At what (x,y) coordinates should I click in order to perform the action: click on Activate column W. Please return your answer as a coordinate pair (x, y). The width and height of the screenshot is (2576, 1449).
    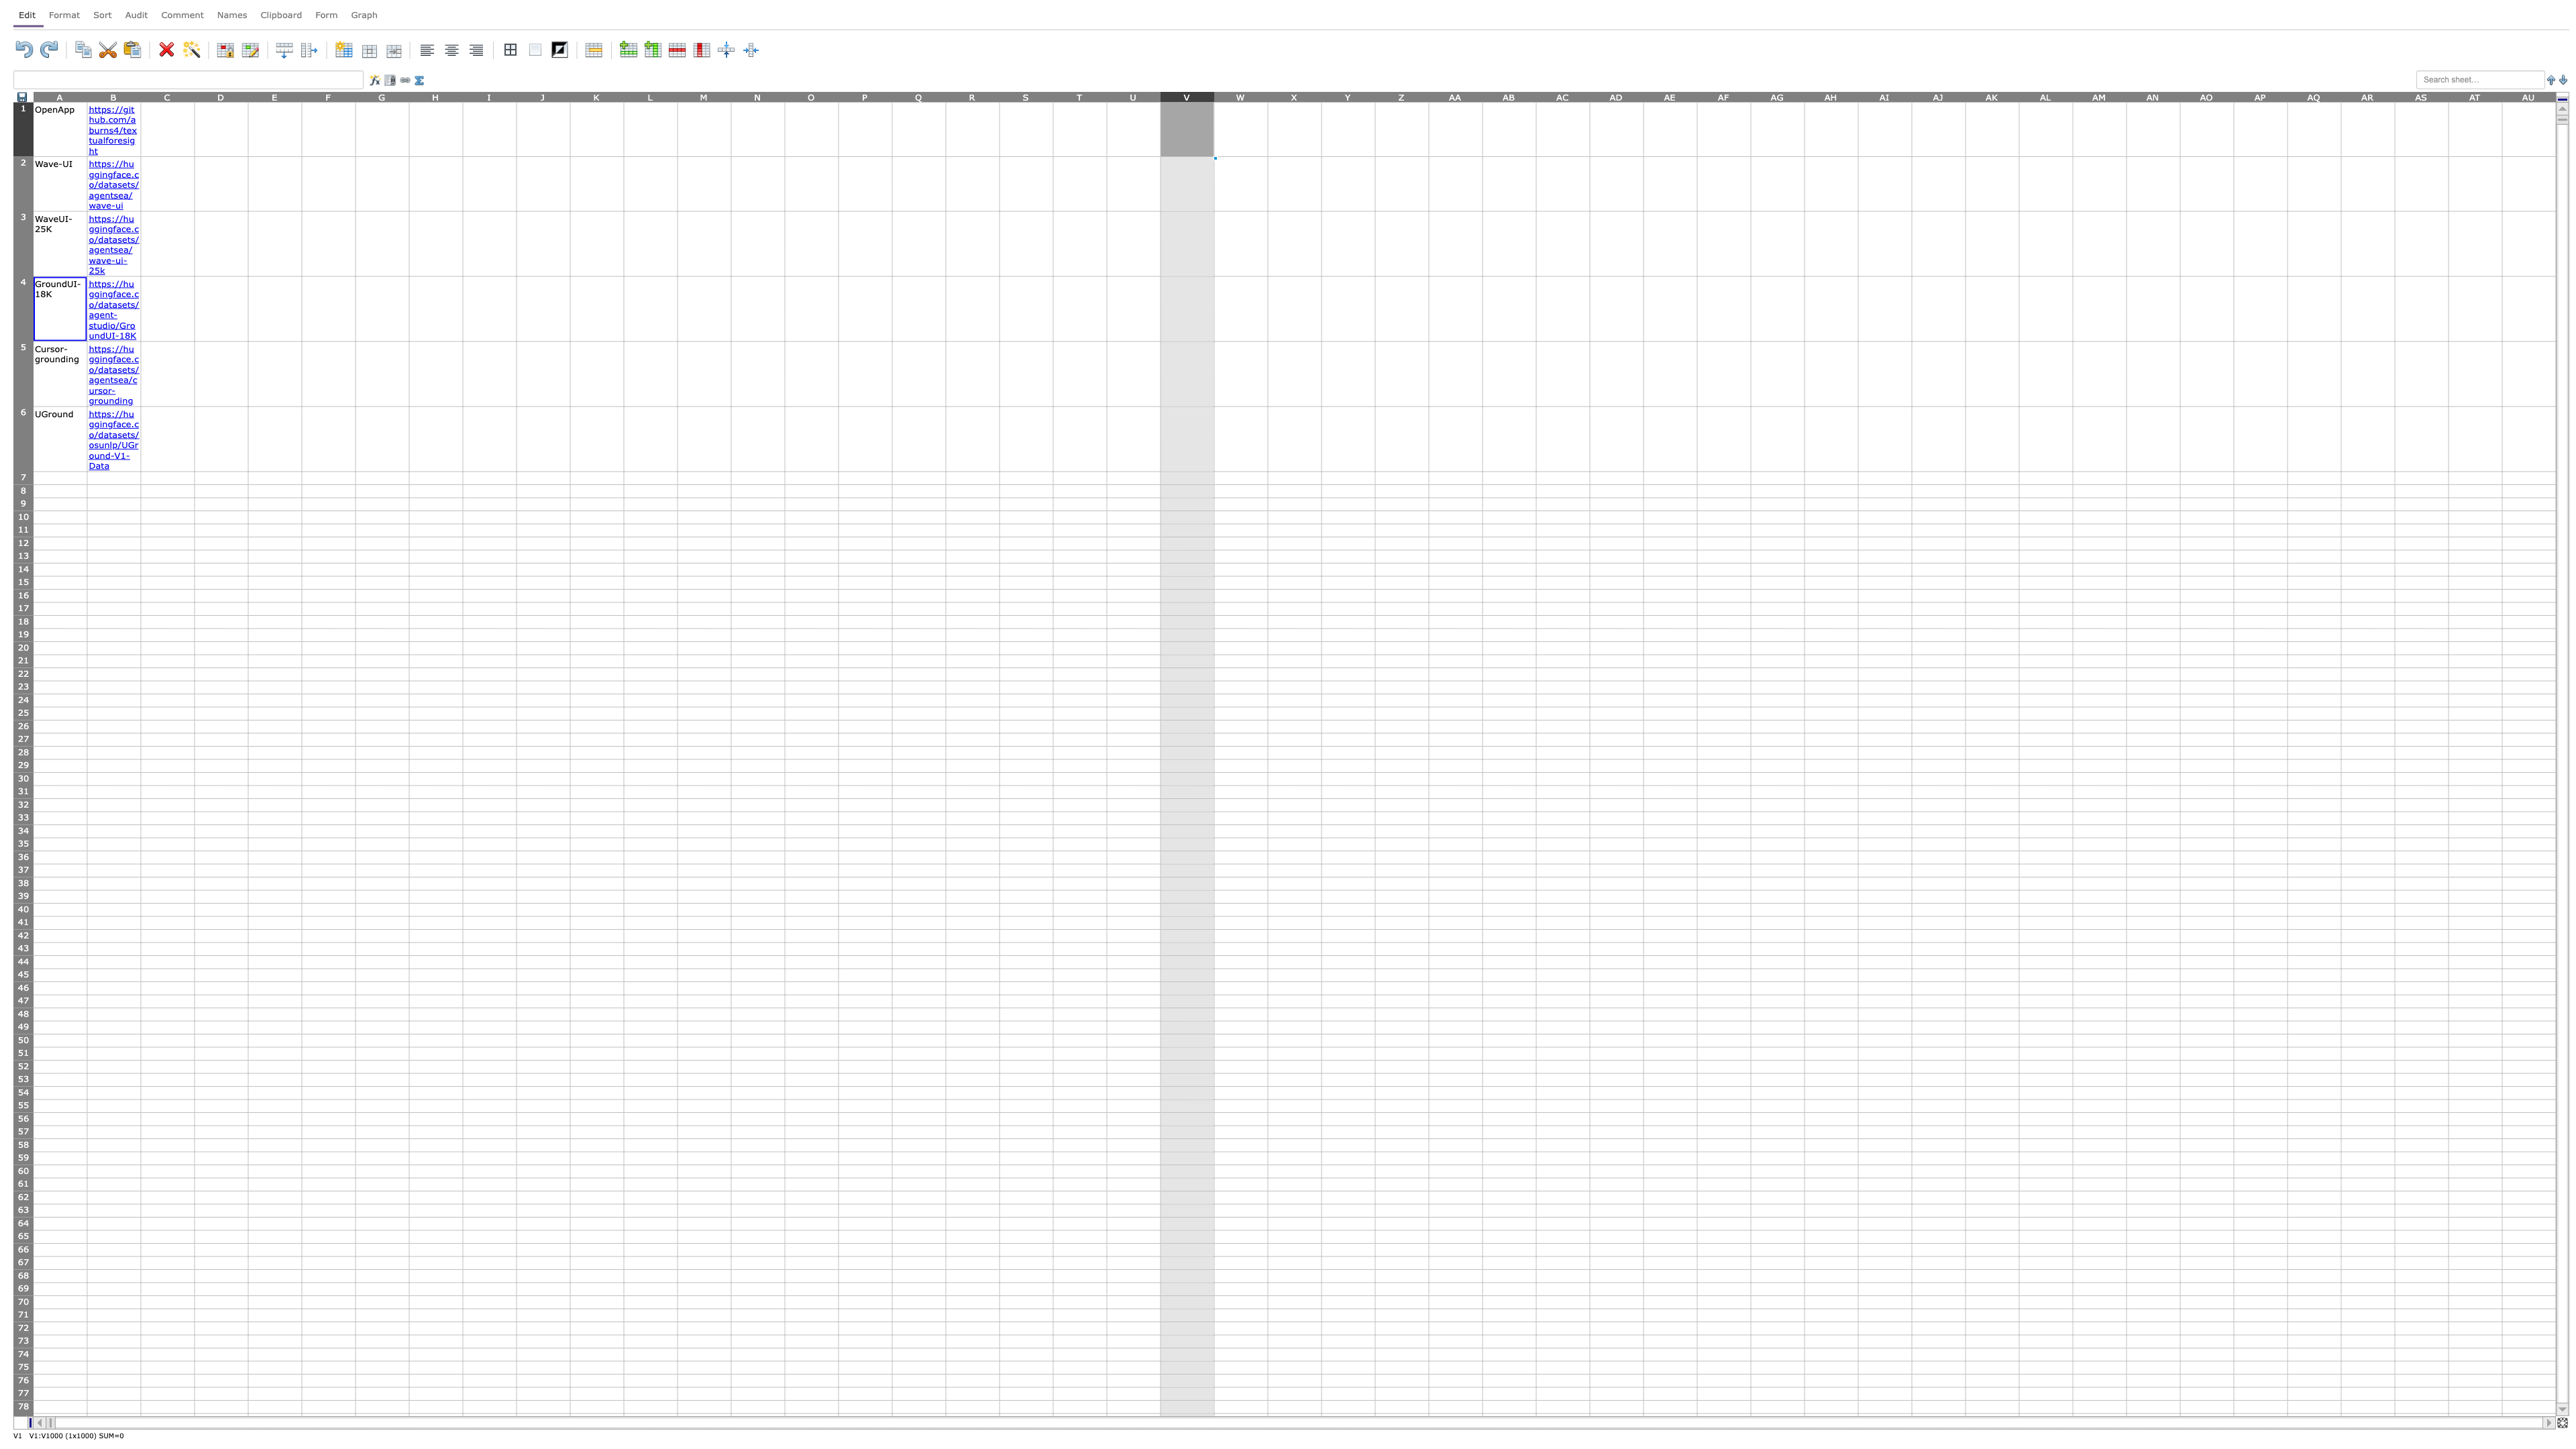
    Looking at the image, I should click on (1240, 95).